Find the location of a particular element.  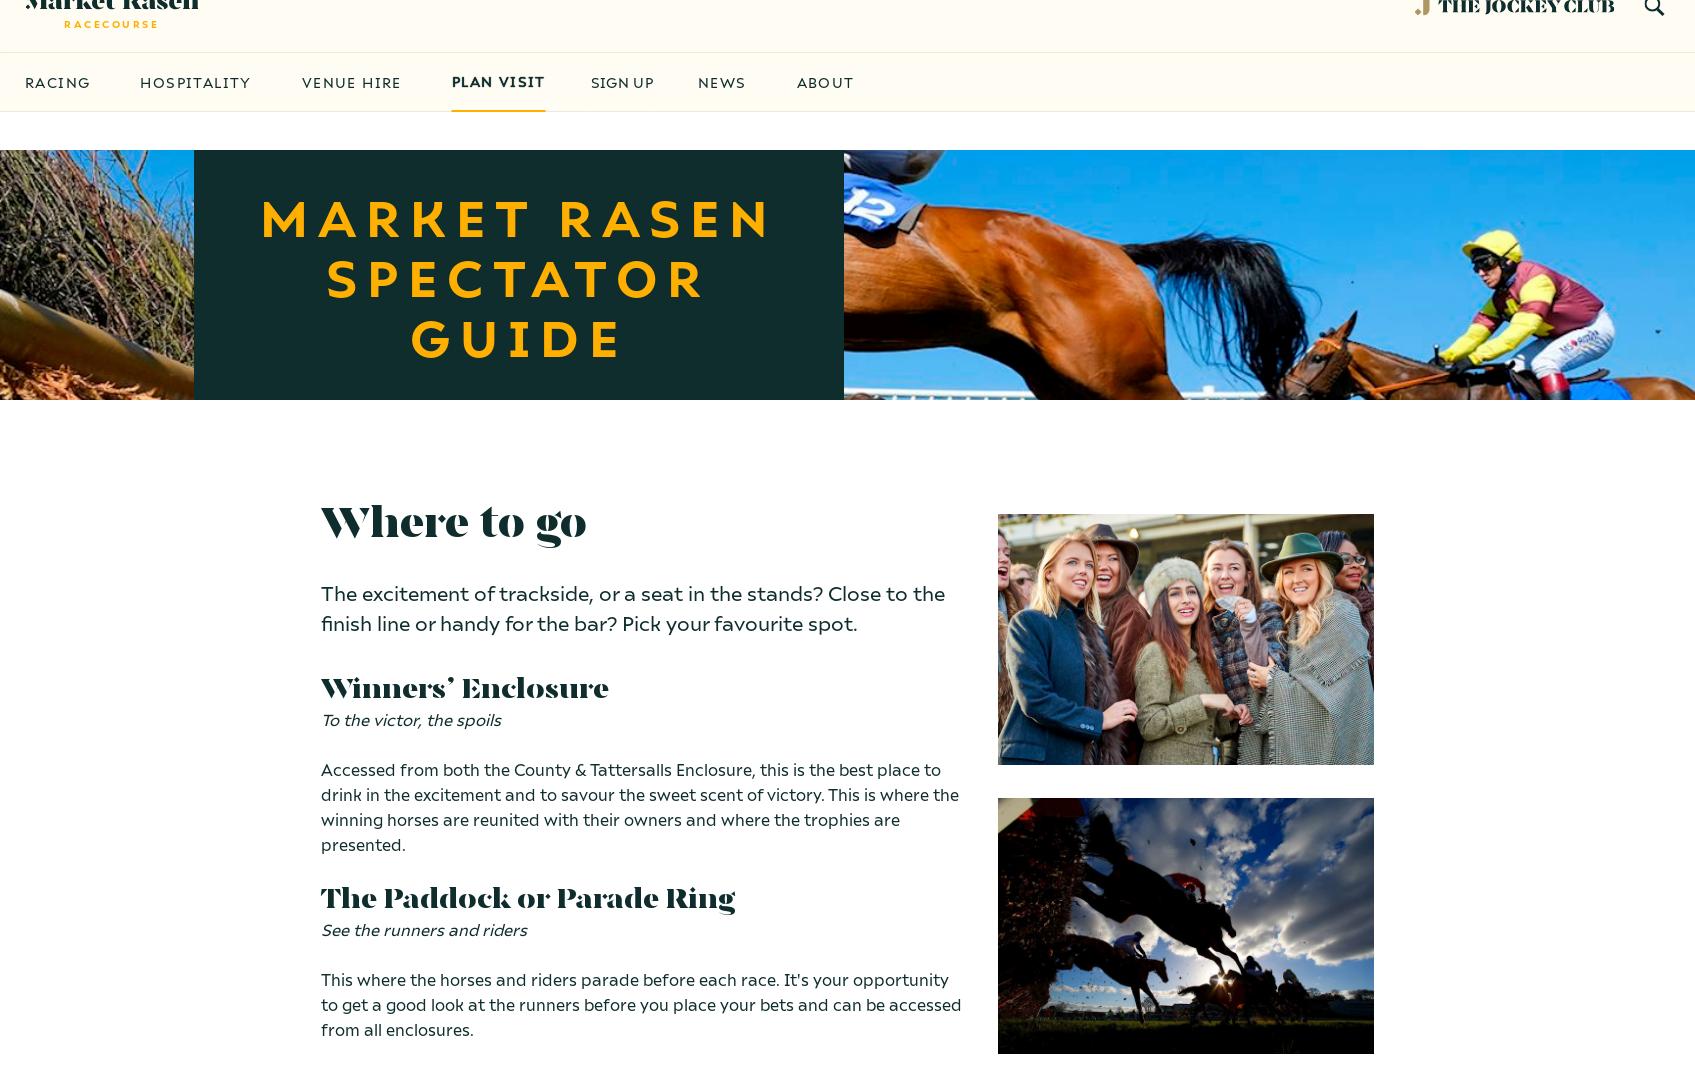

'About' is located at coordinates (795, 119).